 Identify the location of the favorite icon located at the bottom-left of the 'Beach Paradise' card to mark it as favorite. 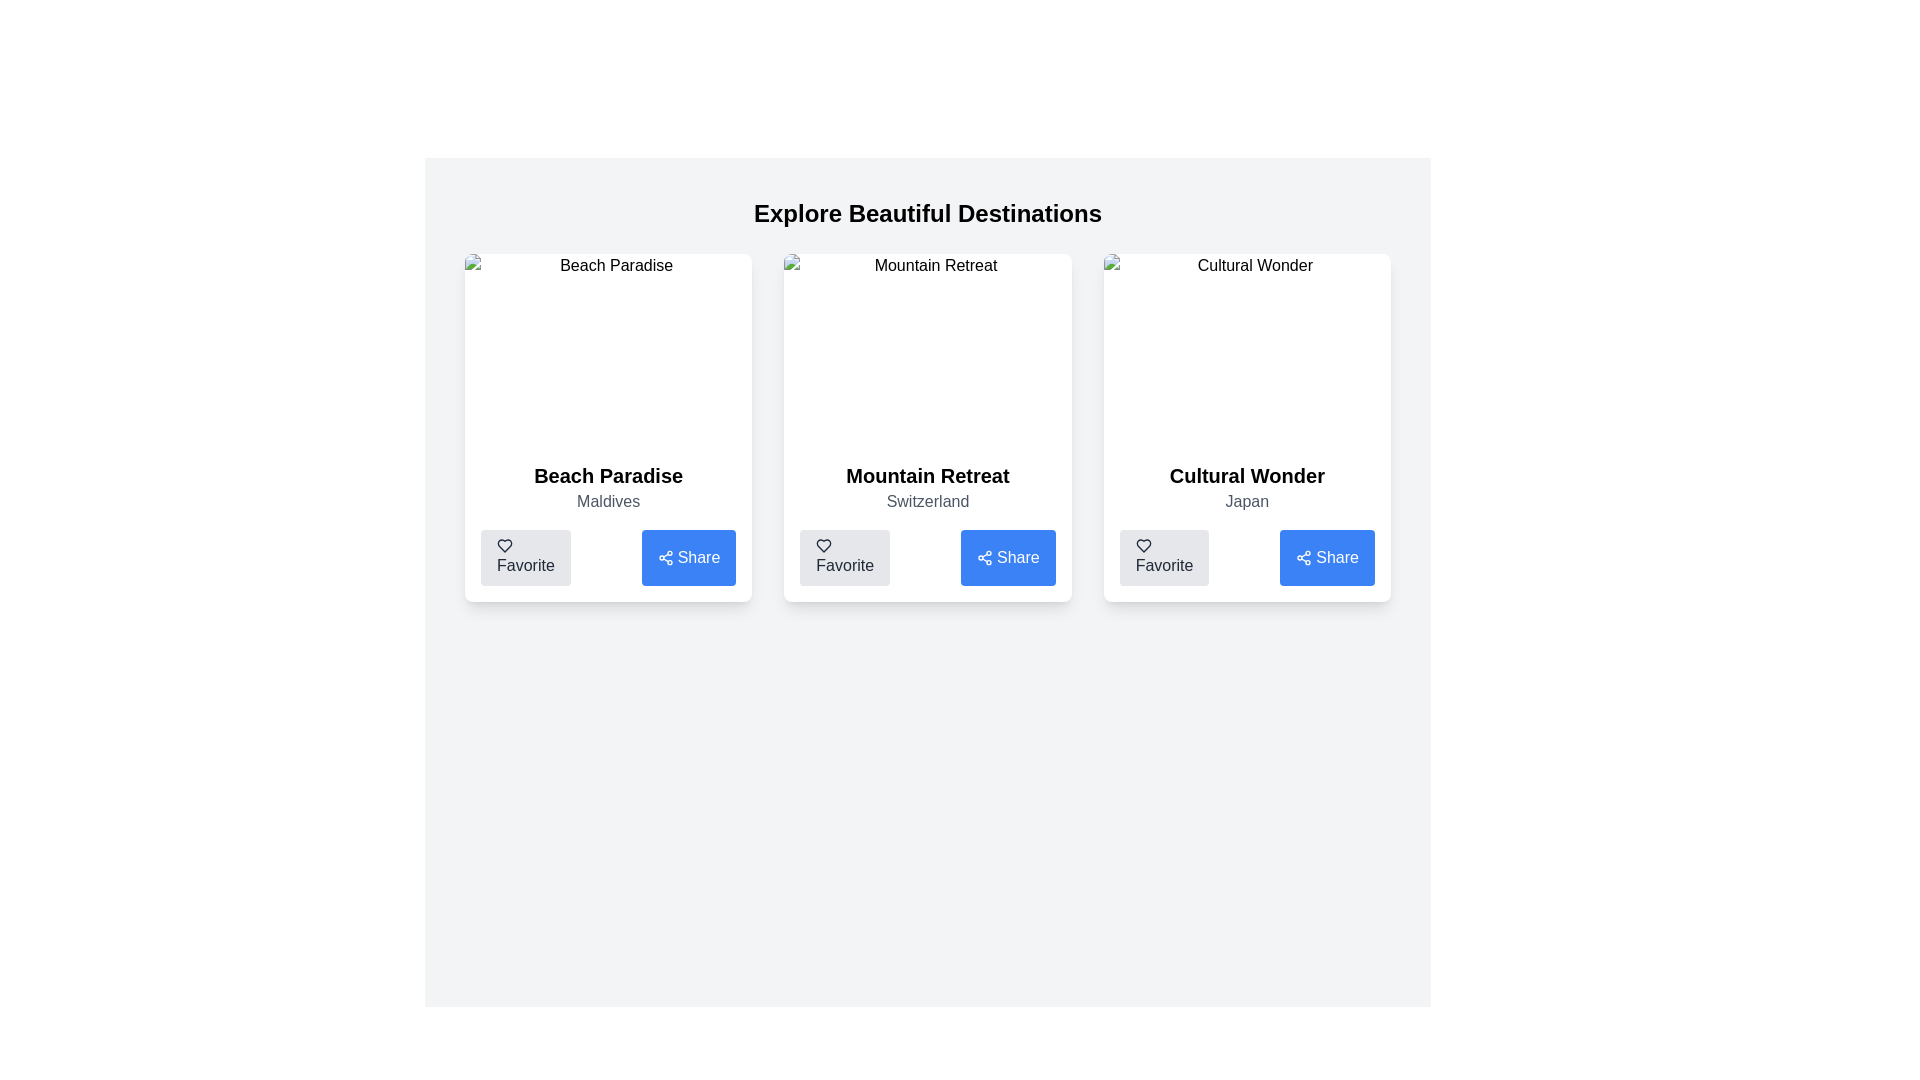
(504, 546).